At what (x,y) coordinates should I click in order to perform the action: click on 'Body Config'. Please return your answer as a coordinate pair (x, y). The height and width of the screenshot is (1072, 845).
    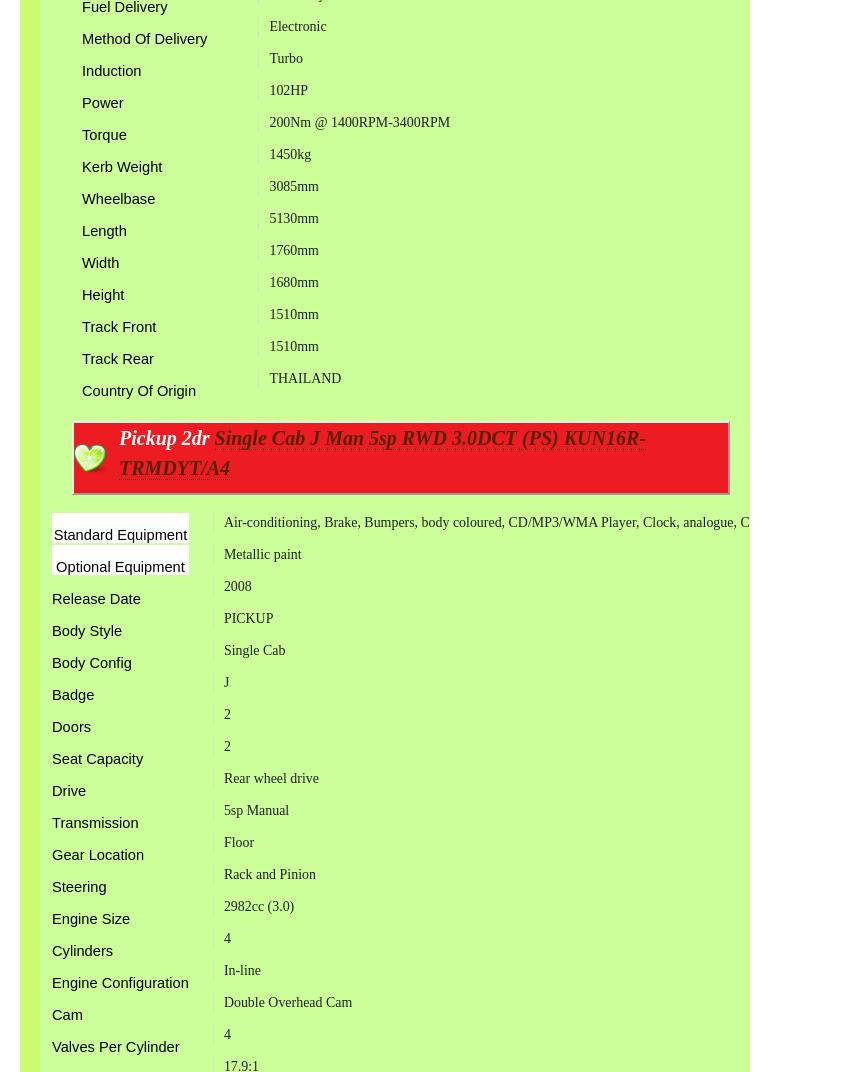
    Looking at the image, I should click on (91, 663).